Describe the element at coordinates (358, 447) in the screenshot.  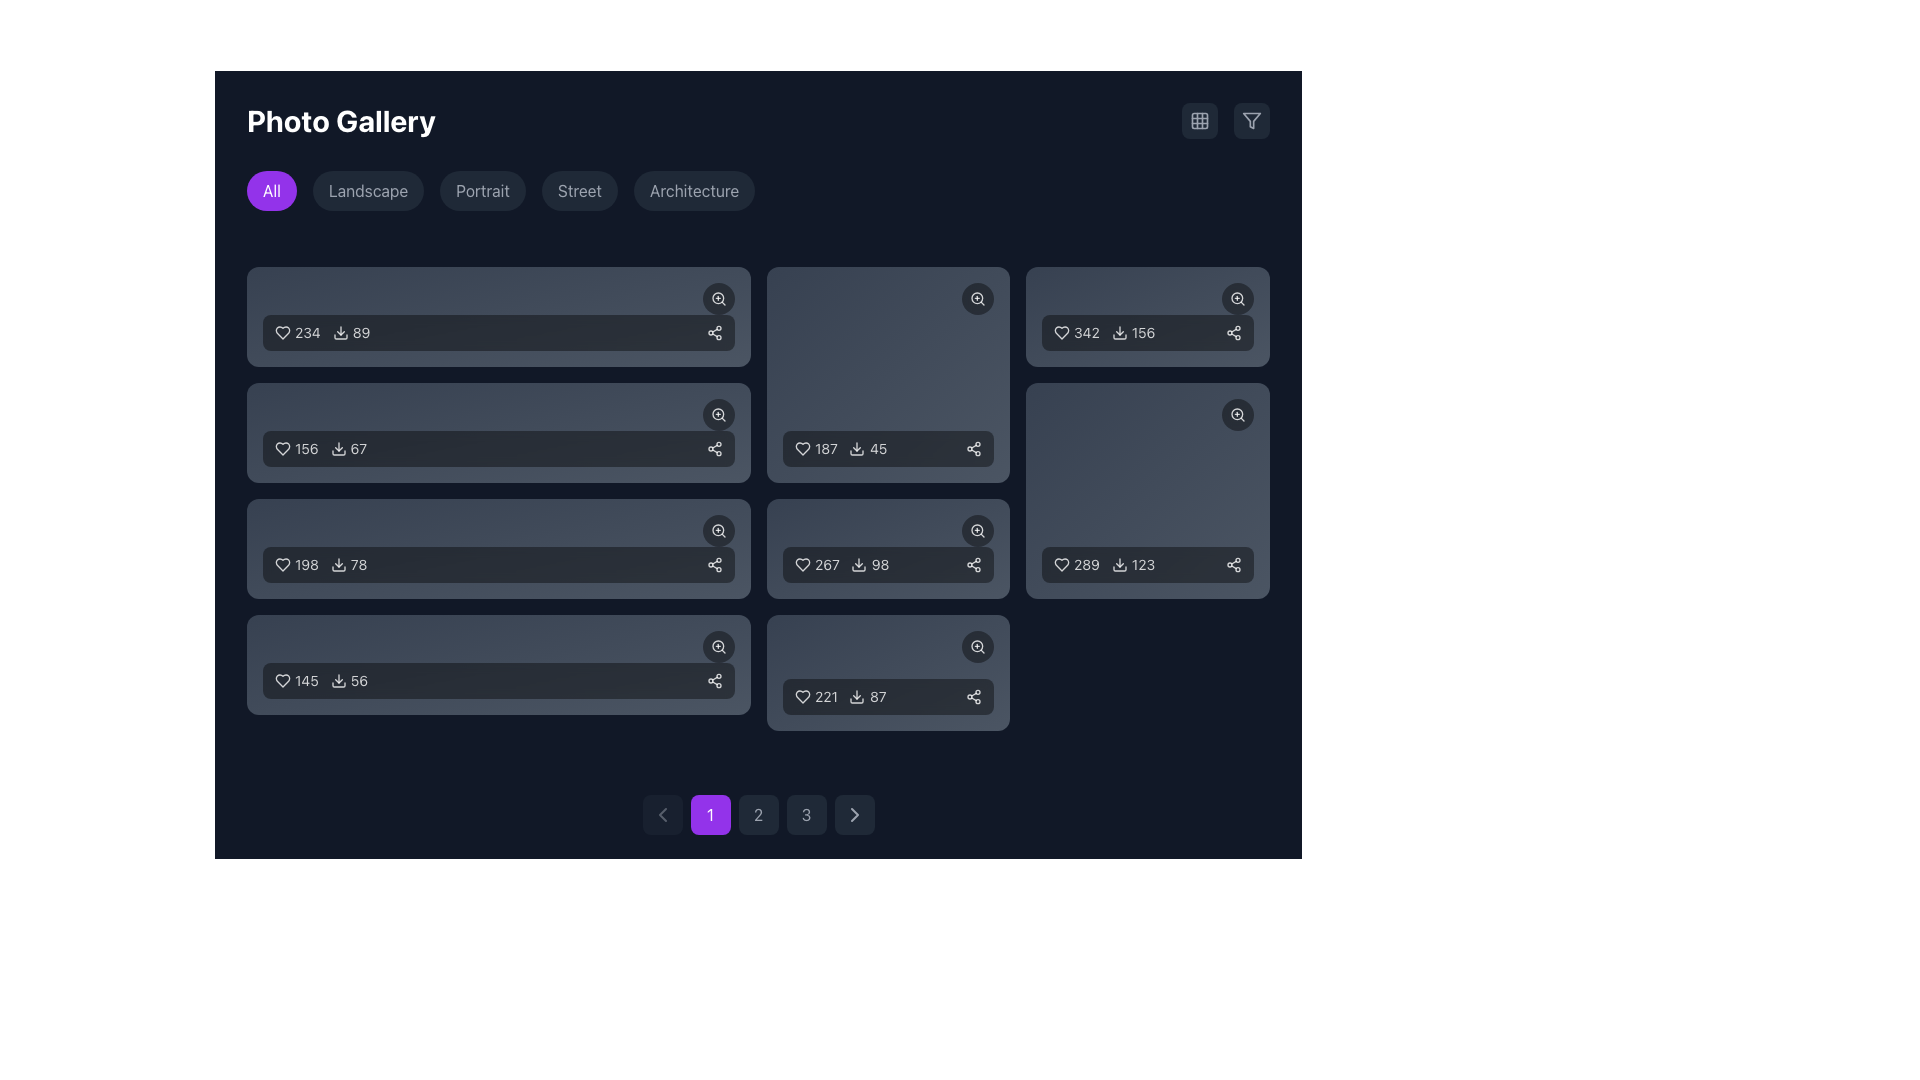
I see `the text element displaying the number '67', which is styled in a small serif font and is part of a horizontal layout with a download icon to its left, located in the second row and first column of a grid layout` at that location.